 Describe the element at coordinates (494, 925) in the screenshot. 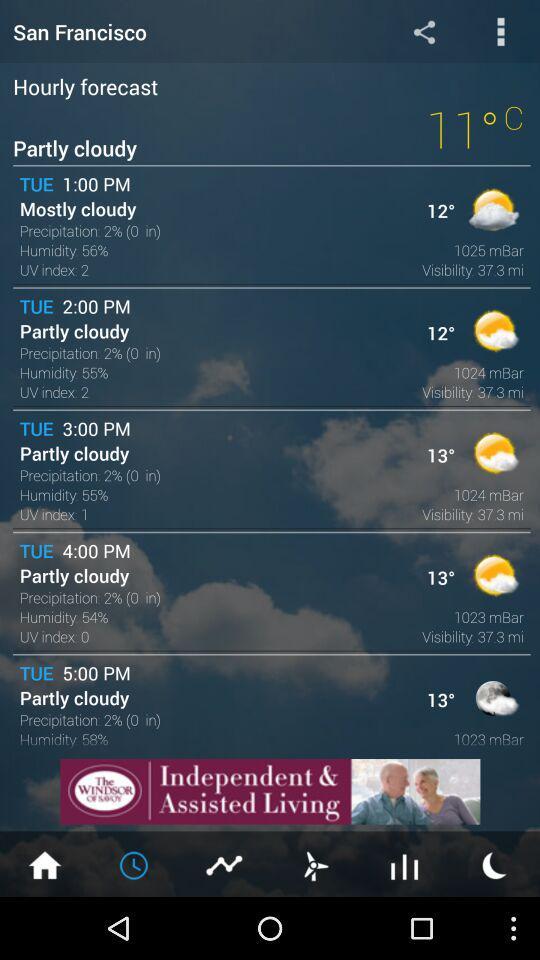

I see `the weather icon` at that location.